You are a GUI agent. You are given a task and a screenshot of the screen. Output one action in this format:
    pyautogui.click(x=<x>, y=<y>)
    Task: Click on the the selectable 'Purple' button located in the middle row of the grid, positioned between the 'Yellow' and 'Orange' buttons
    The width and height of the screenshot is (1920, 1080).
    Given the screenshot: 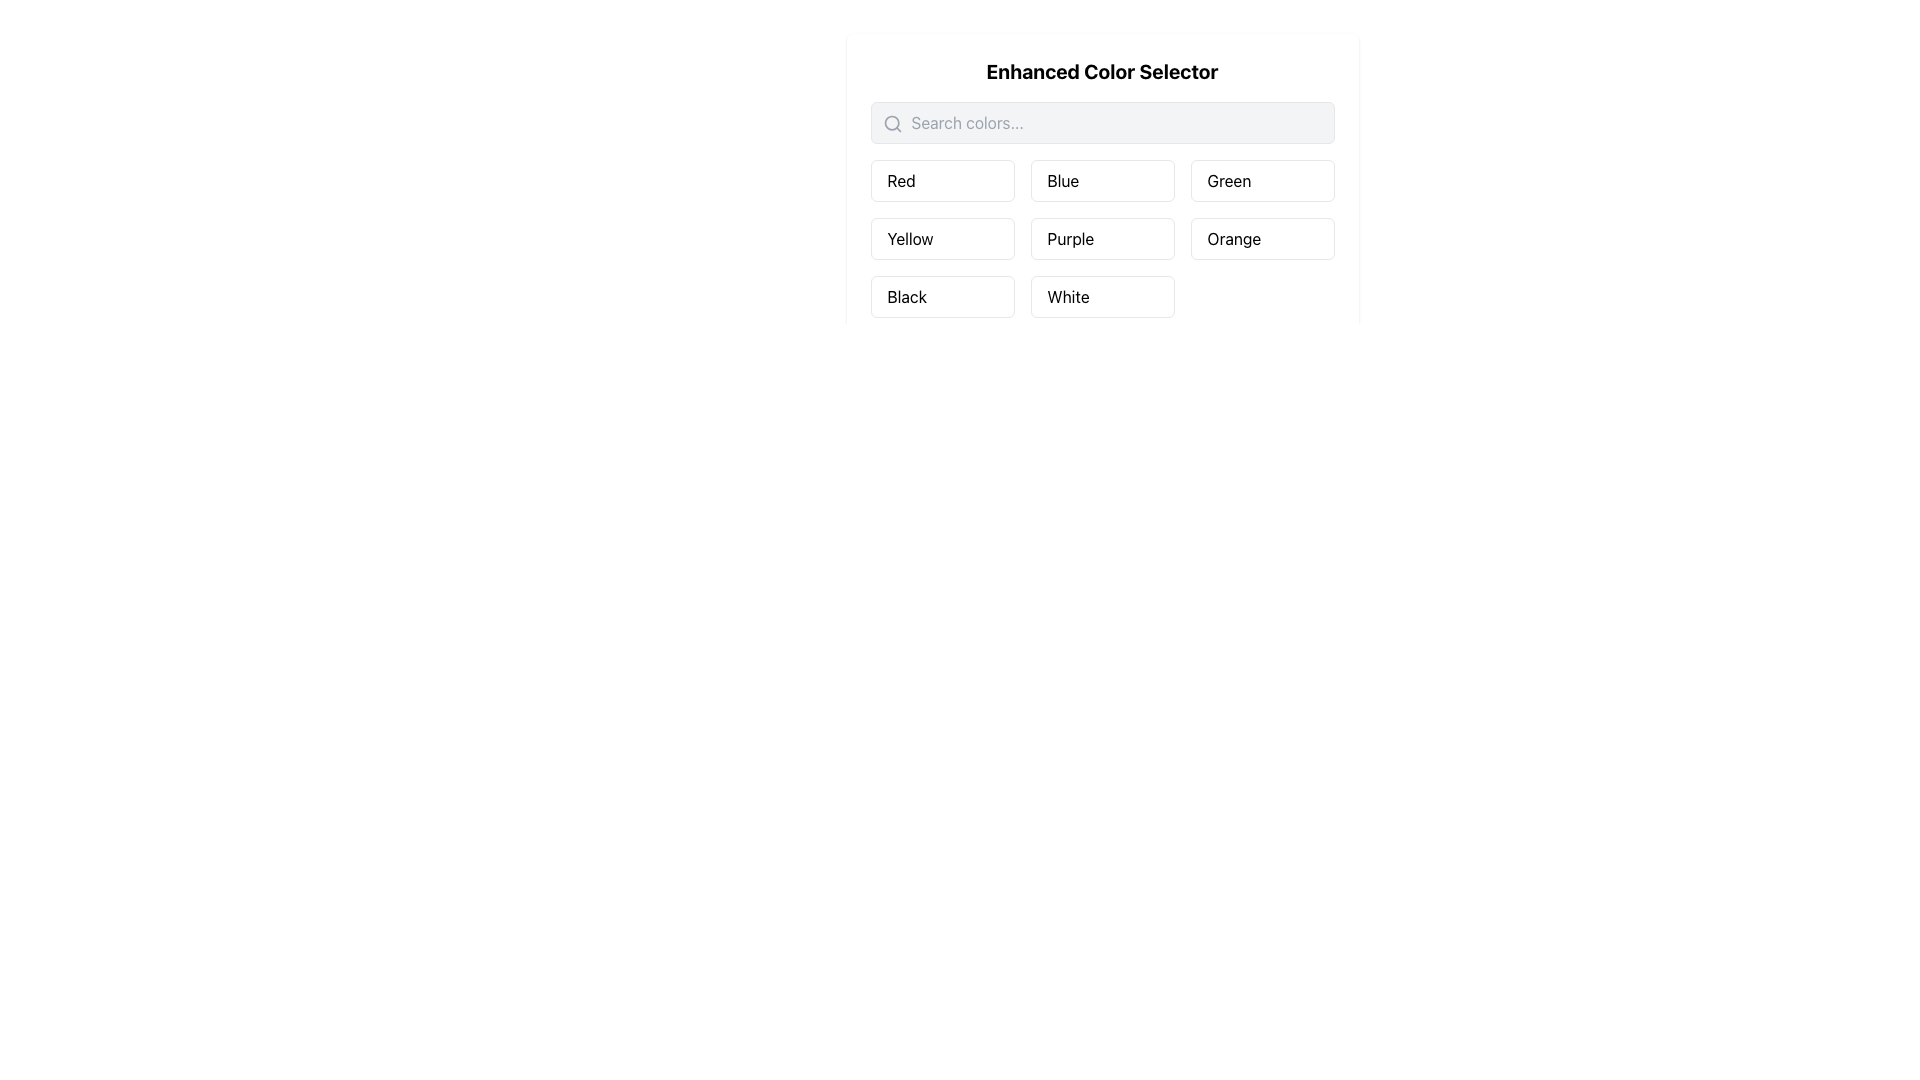 What is the action you would take?
    pyautogui.click(x=1101, y=238)
    